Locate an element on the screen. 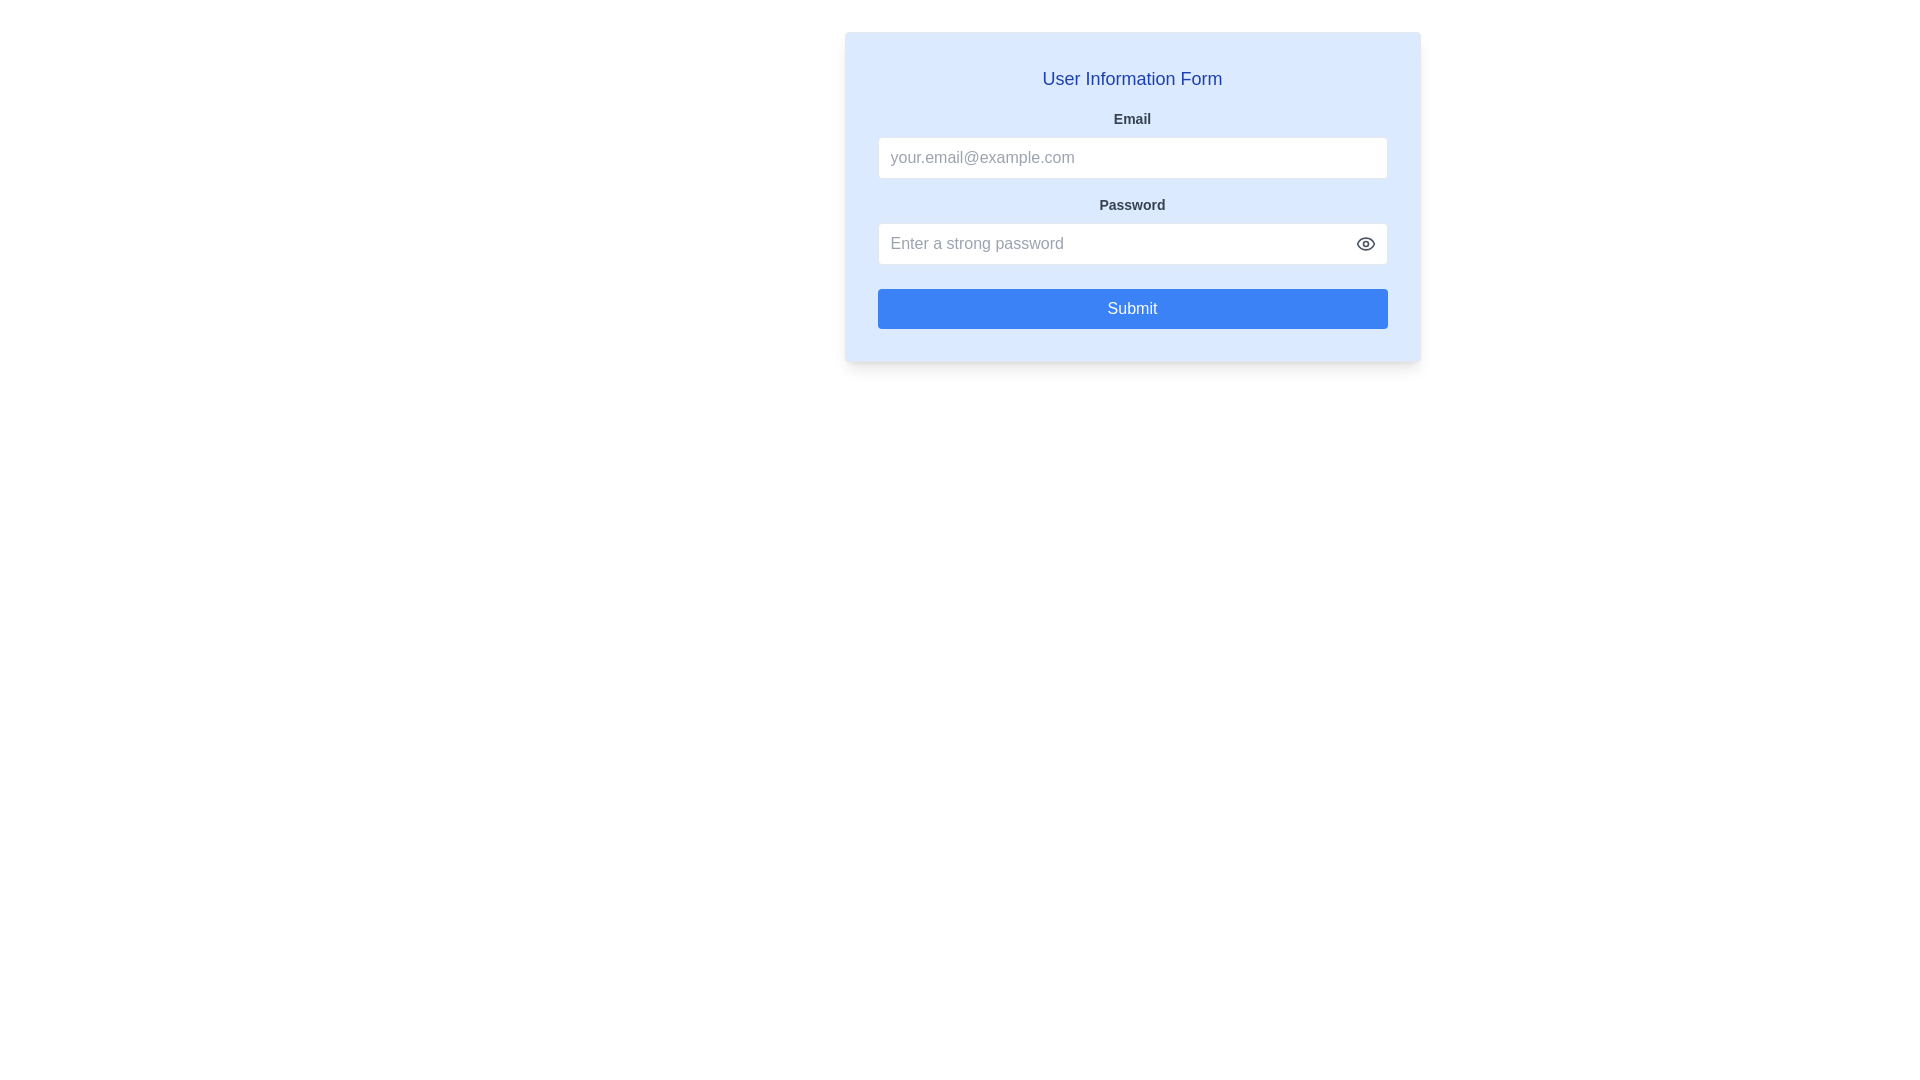  the Text Label titled 'Password', which is styled with a smaller font size and heavier weight, colored dark gray against a light blue background, located below the 'Email' label and above the password input field is located at coordinates (1132, 204).